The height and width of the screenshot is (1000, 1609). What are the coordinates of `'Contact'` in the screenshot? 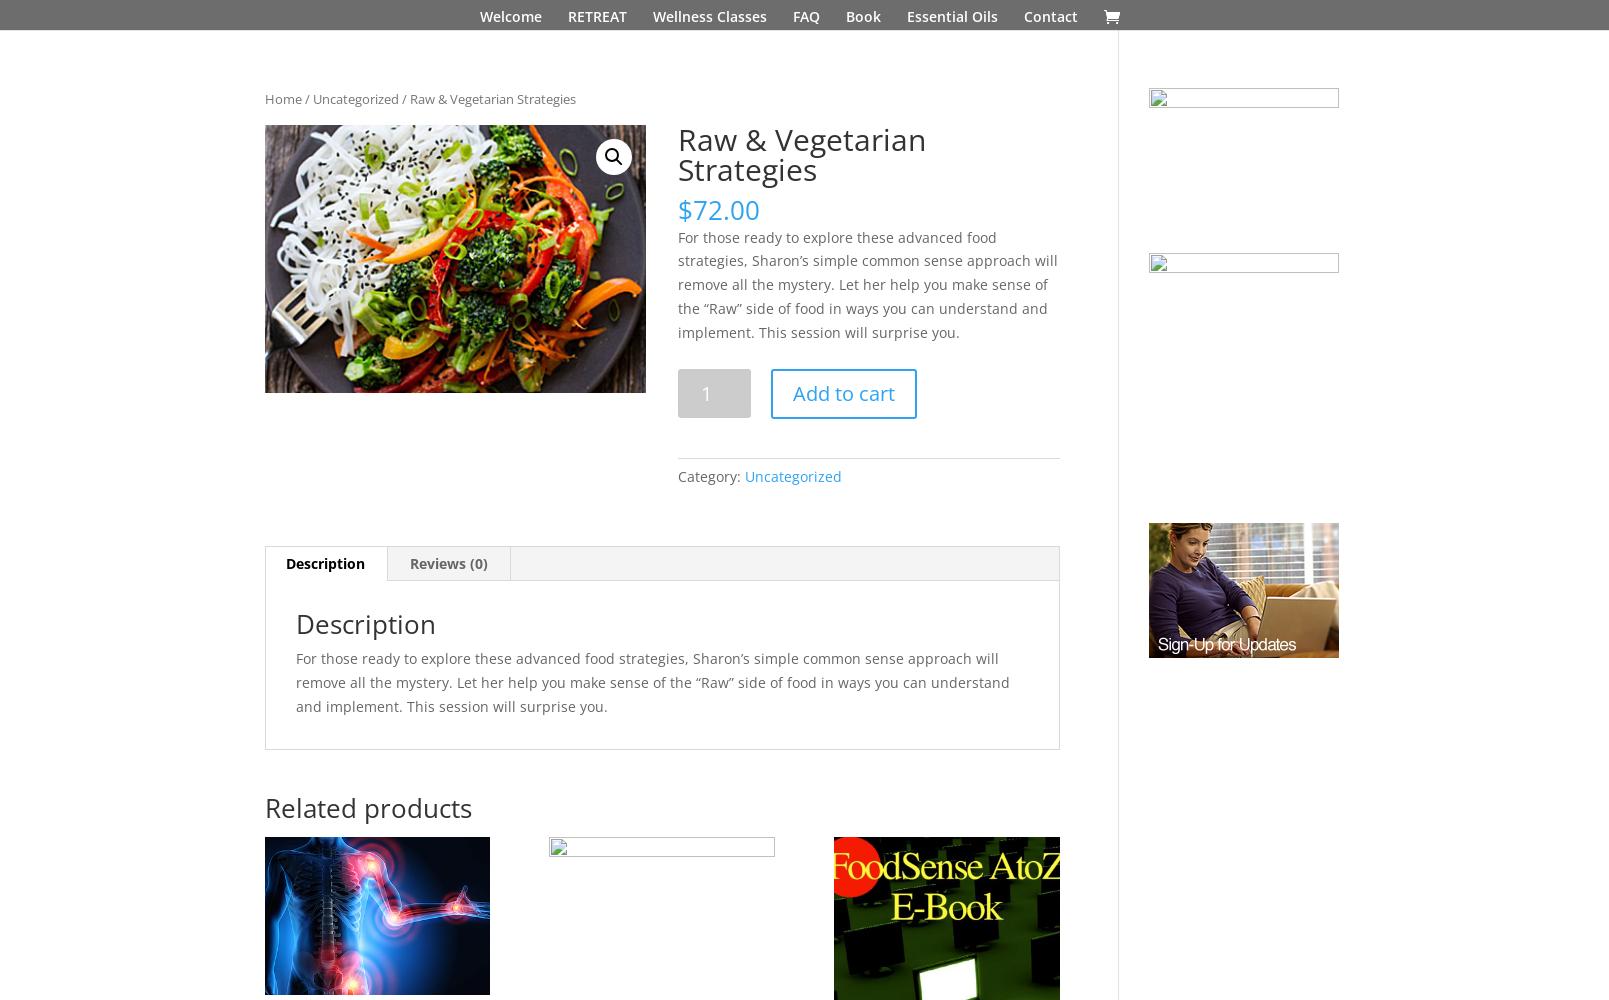 It's located at (1049, 16).